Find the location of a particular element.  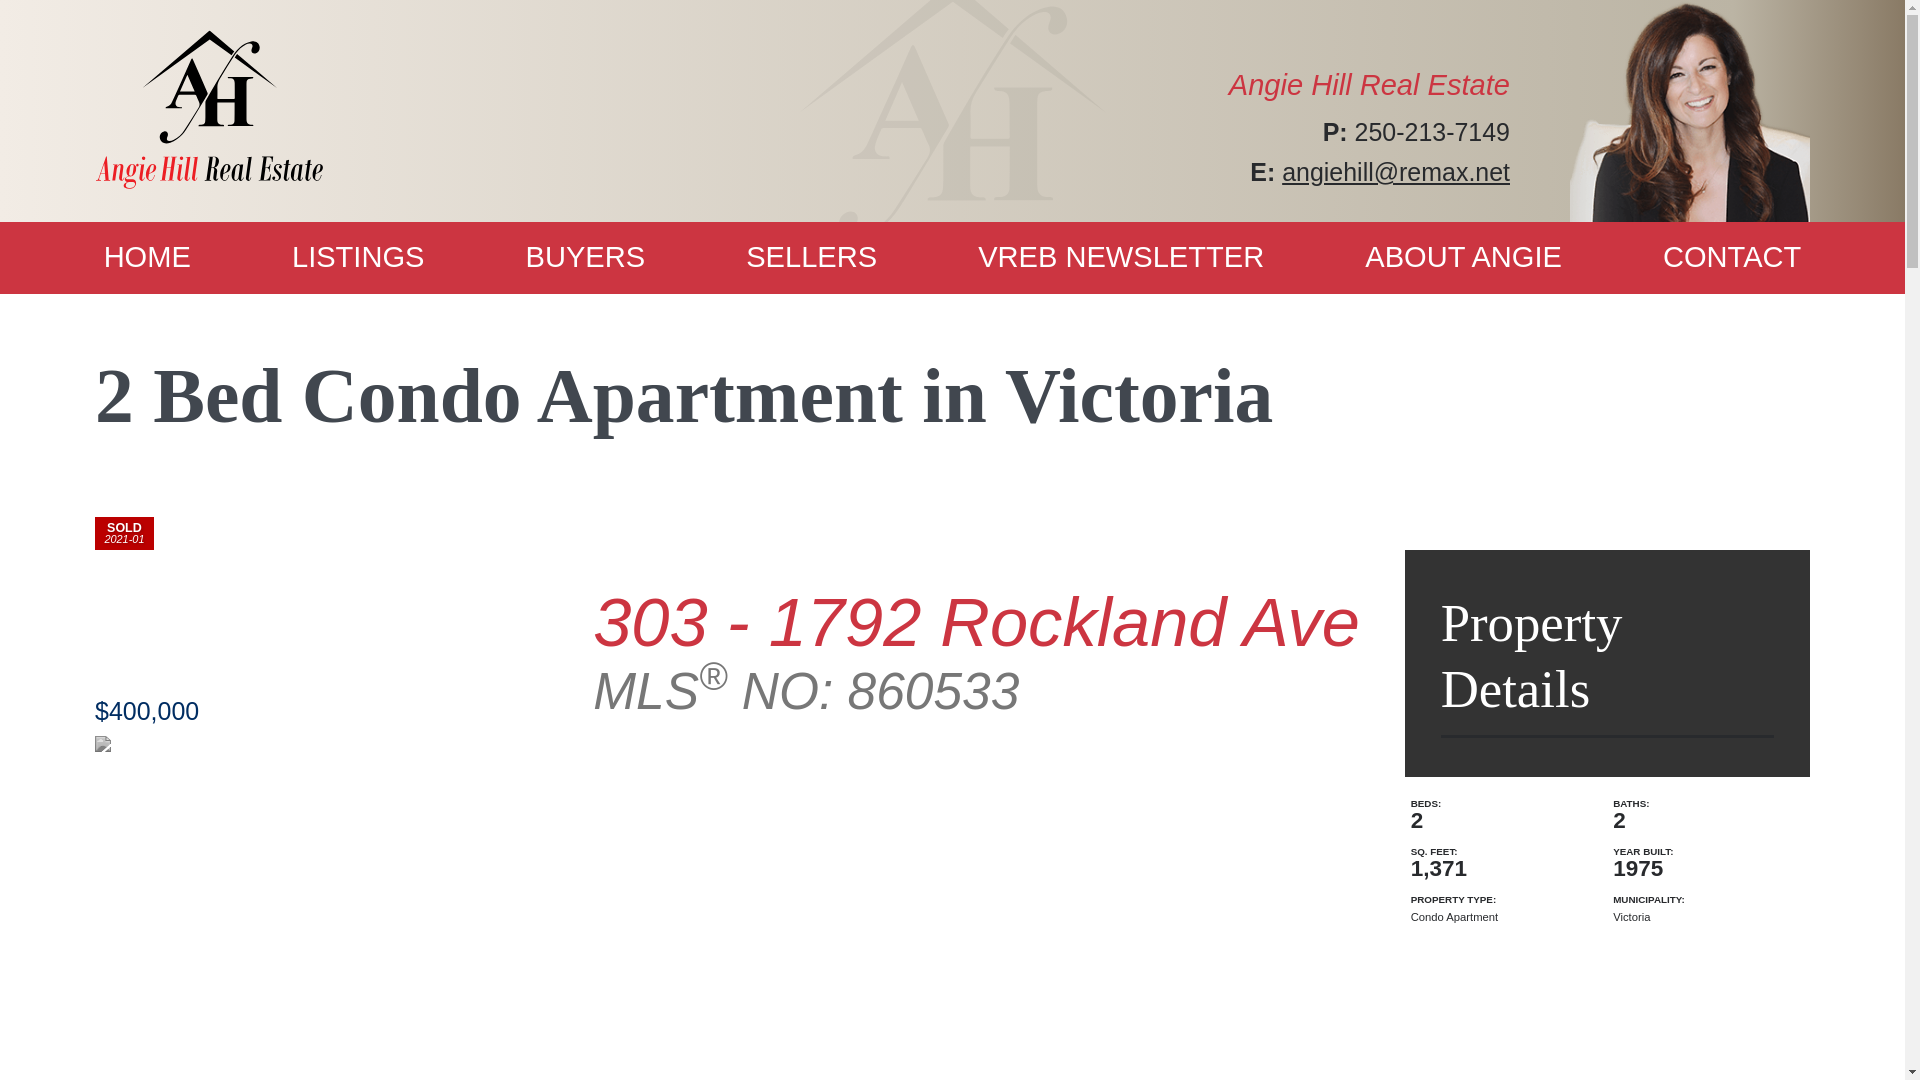

'HOME' is located at coordinates (146, 257).